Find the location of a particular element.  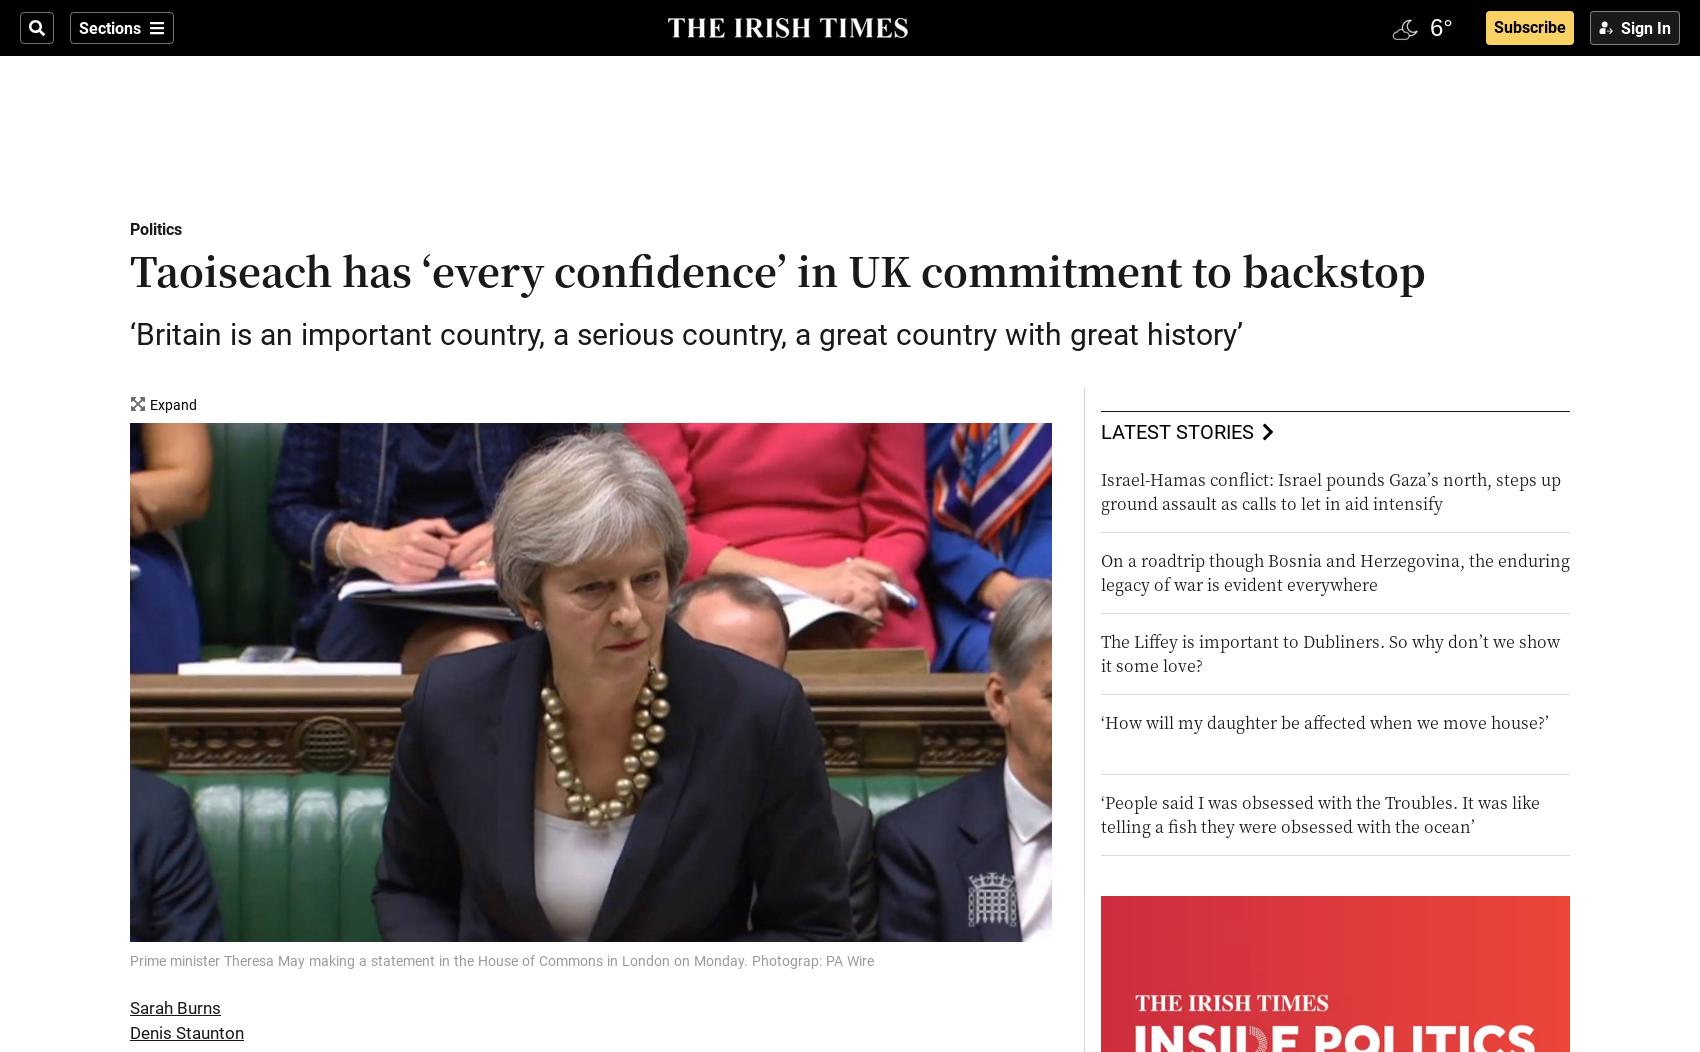

'Prime minister Theresa May making a statement in the House of Commons in London on Monday.   Photograp: PA Wire' is located at coordinates (502, 958).